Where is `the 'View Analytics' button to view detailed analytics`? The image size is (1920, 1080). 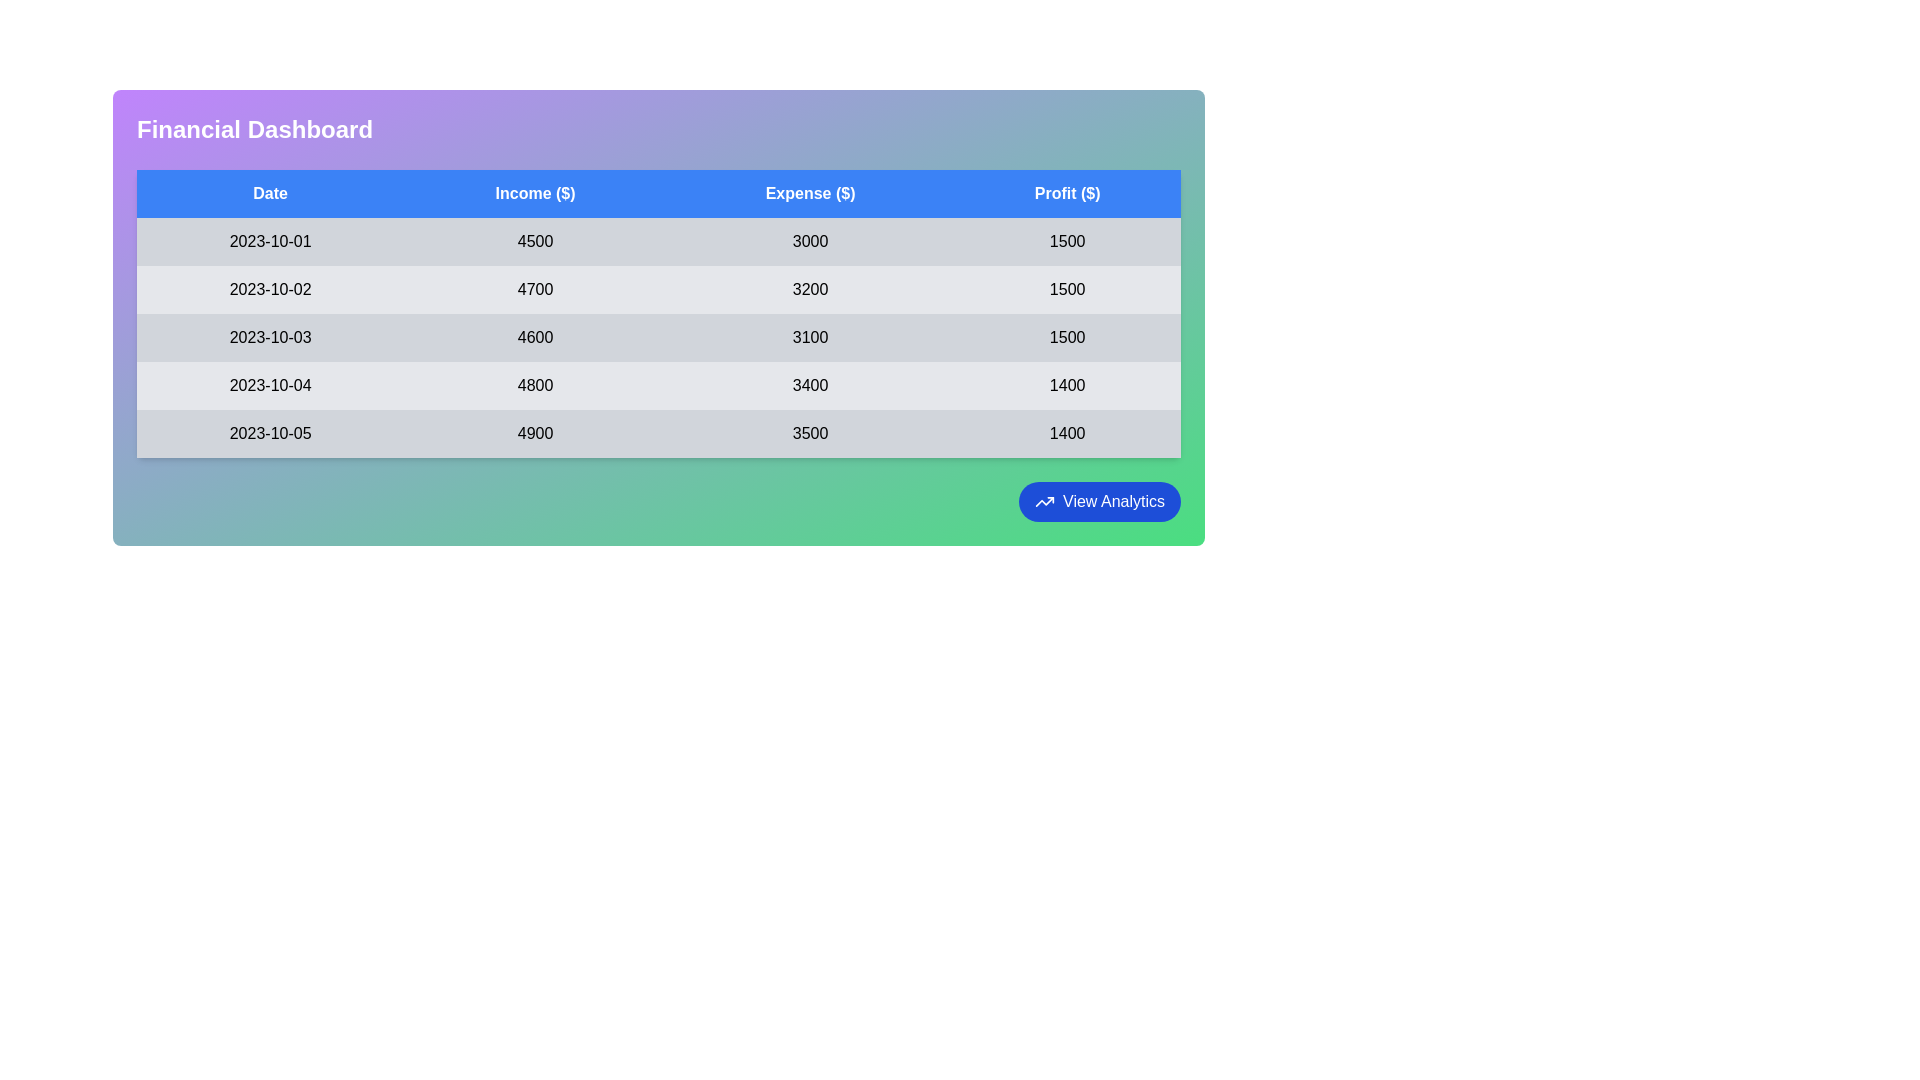
the 'View Analytics' button to view detailed analytics is located at coordinates (1098, 500).